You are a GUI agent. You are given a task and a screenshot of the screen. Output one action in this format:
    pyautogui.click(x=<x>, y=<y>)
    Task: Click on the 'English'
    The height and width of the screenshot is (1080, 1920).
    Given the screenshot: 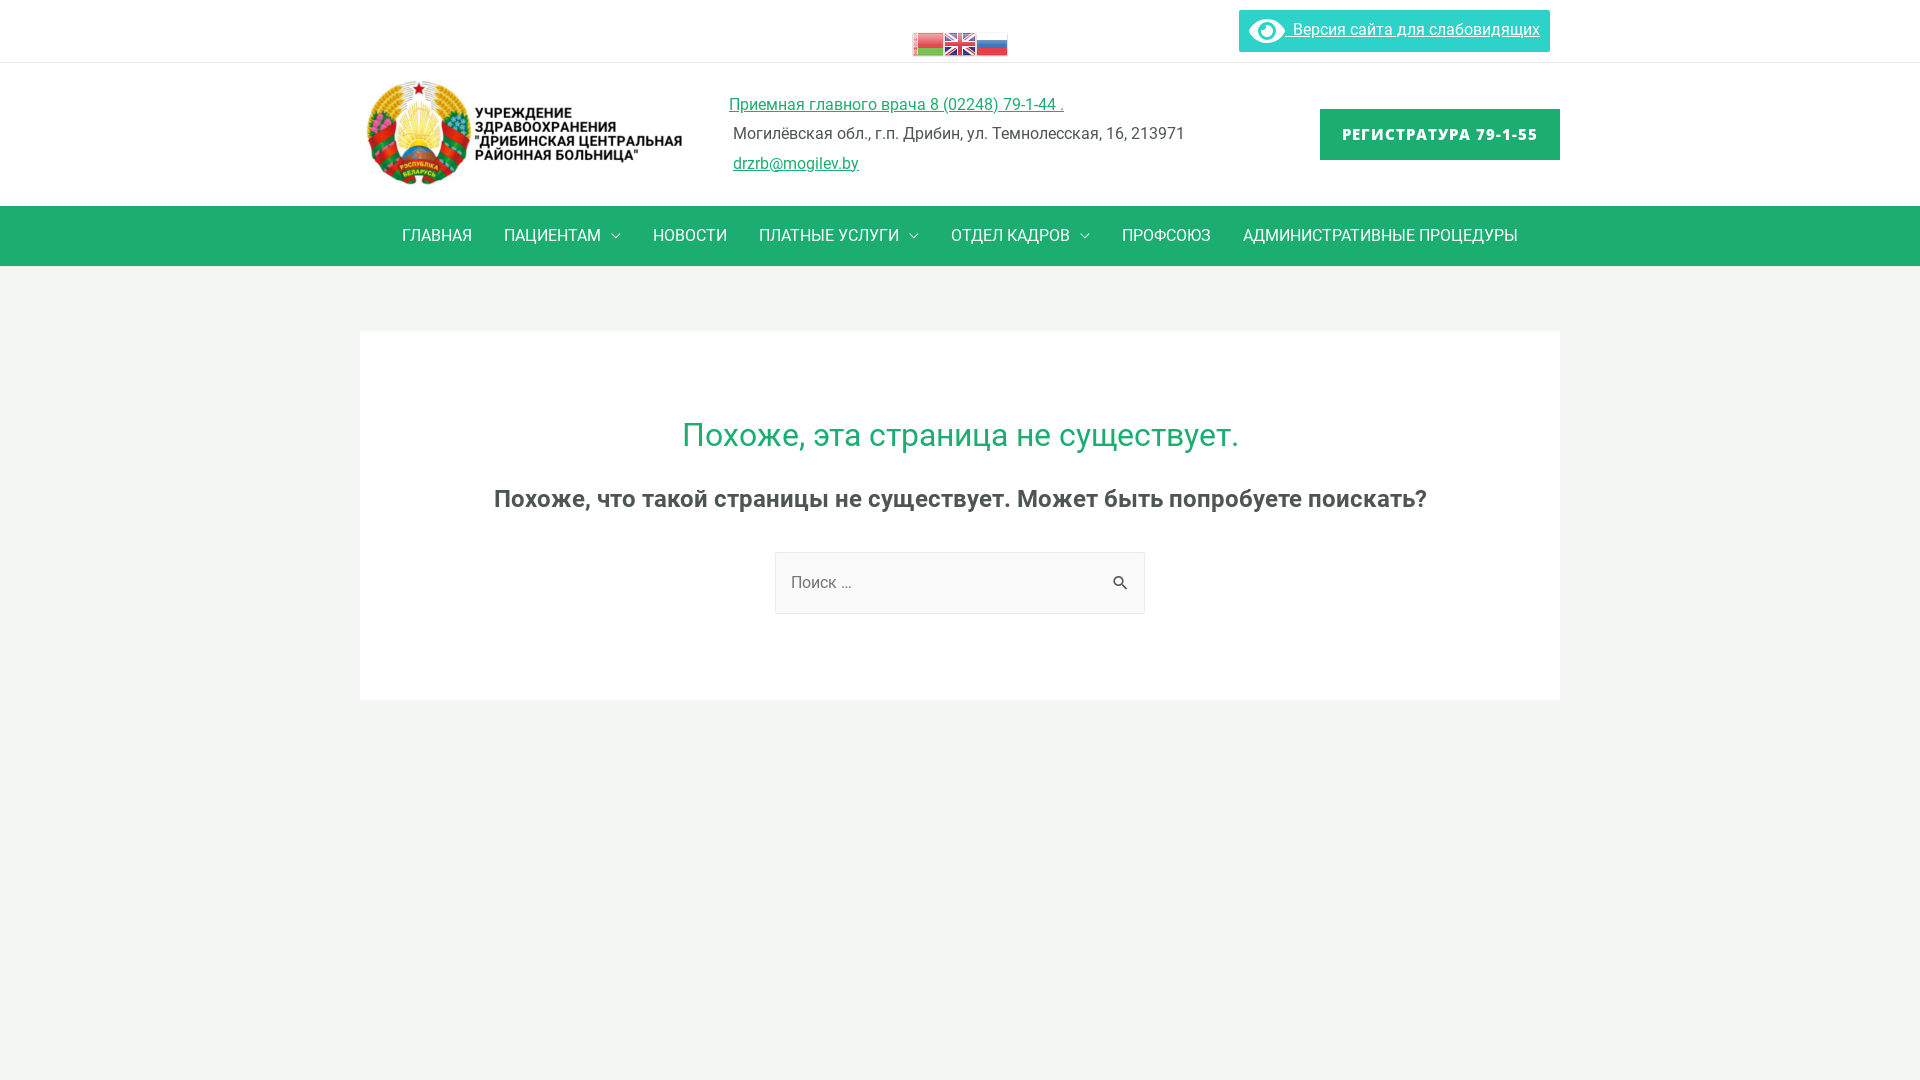 What is the action you would take?
    pyautogui.click(x=960, y=42)
    